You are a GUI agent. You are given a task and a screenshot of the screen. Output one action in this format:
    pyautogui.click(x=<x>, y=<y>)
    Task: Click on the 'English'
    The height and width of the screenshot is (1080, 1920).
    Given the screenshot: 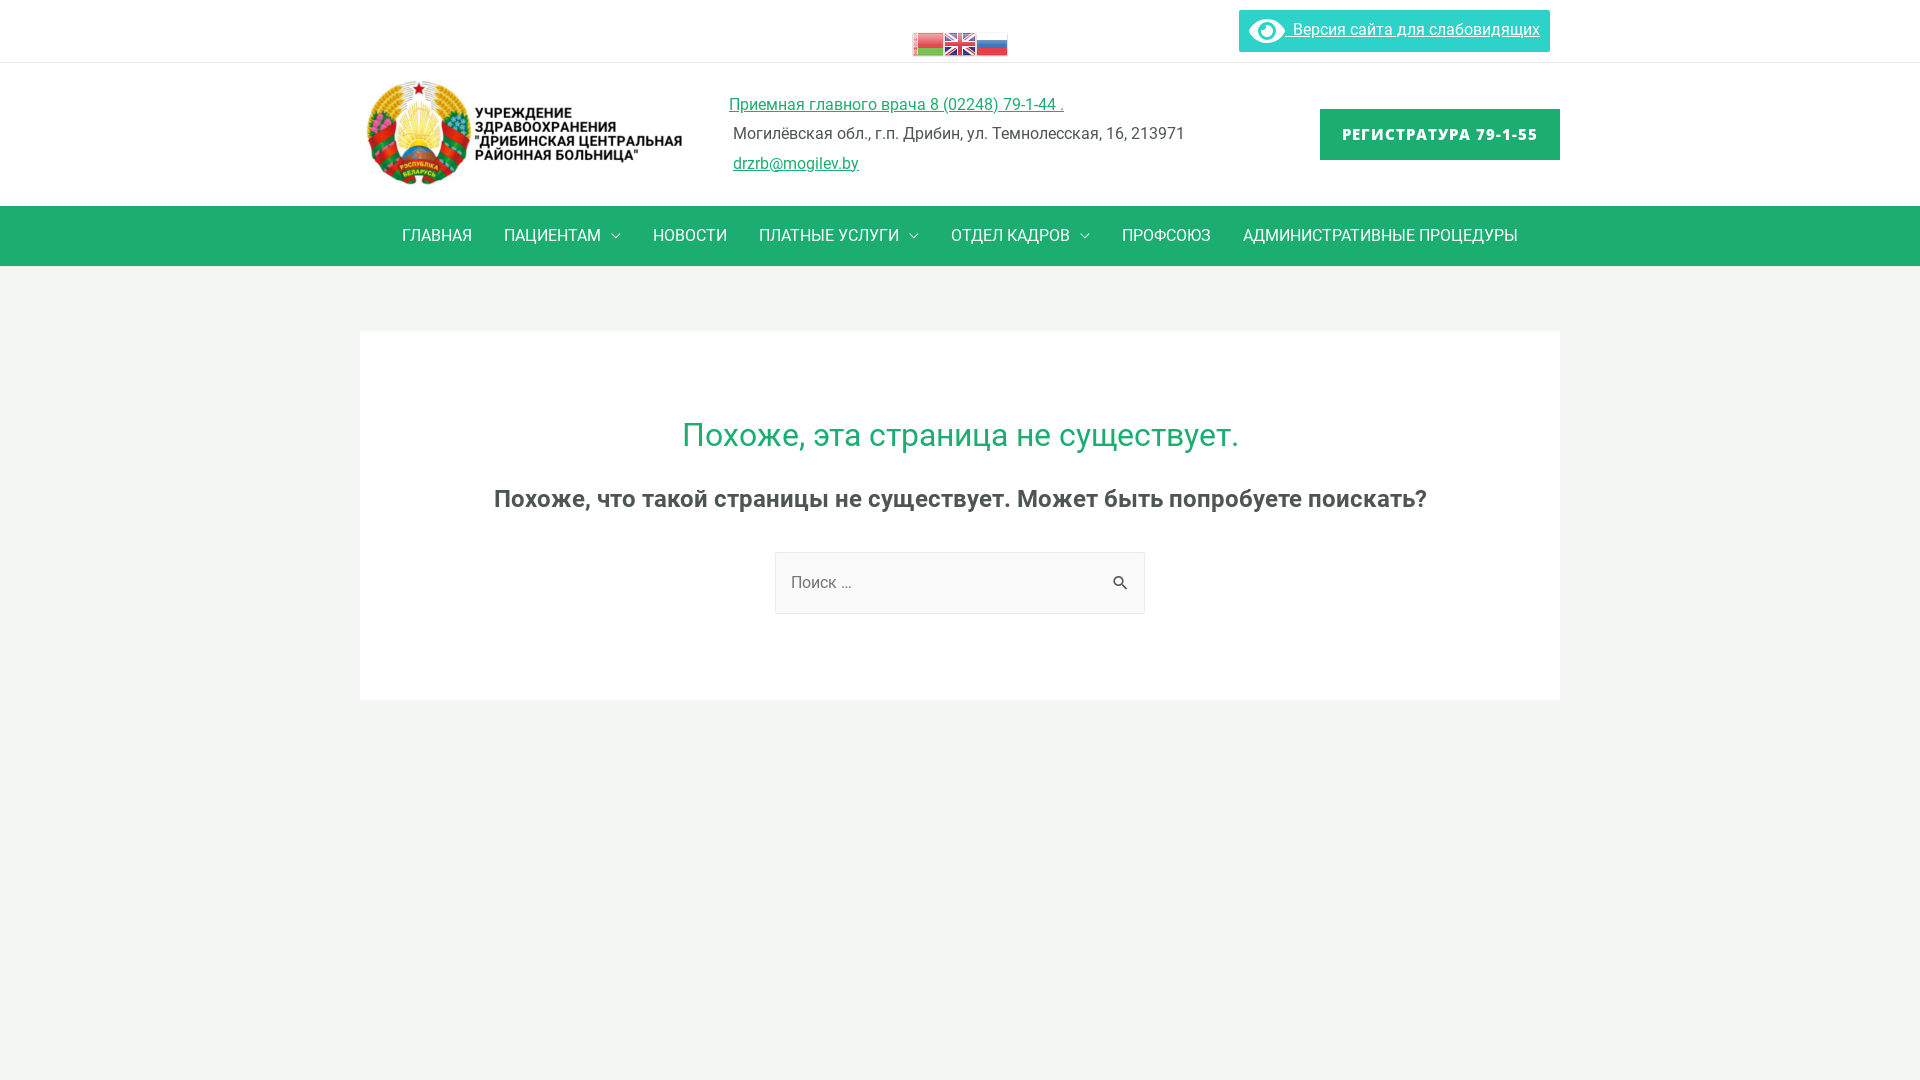 What is the action you would take?
    pyautogui.click(x=960, y=42)
    